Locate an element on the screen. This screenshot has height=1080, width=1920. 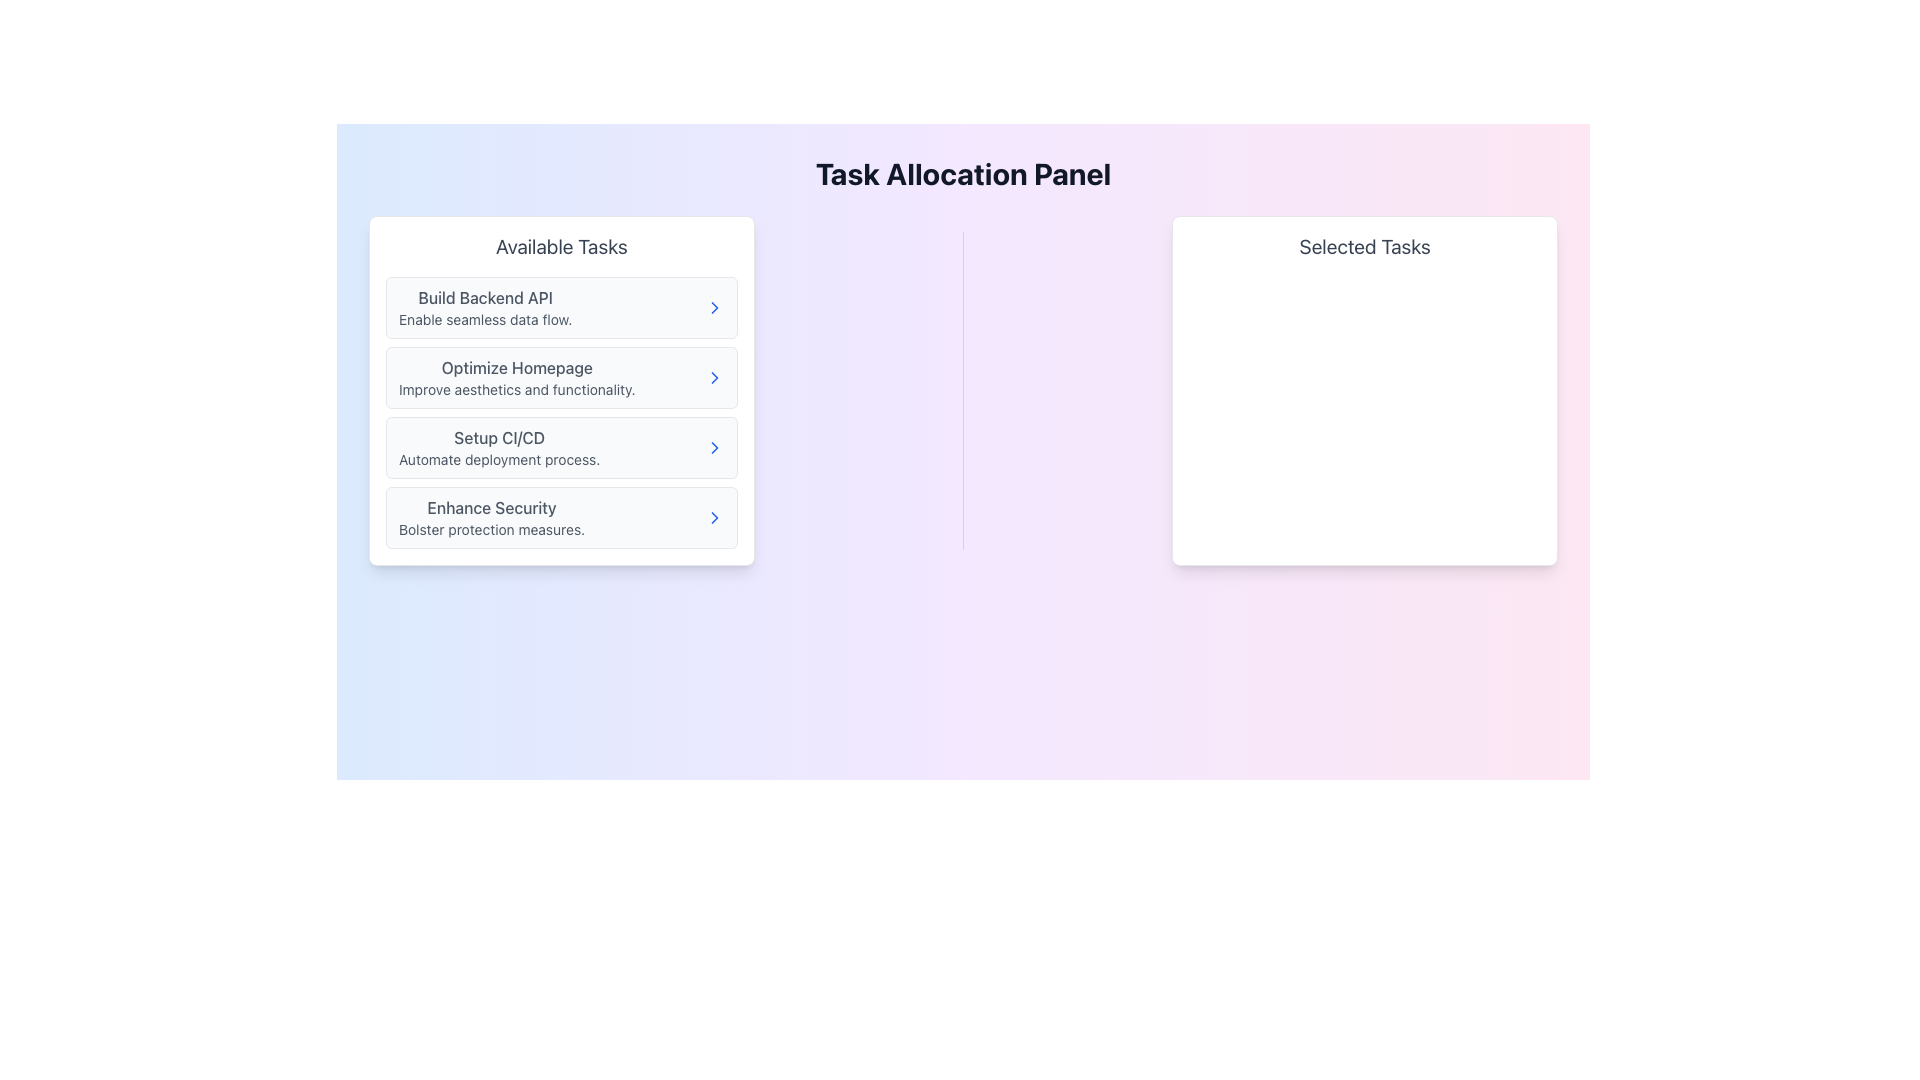
the fourth selectable card in the 'Available Tasks' panel is located at coordinates (560, 516).